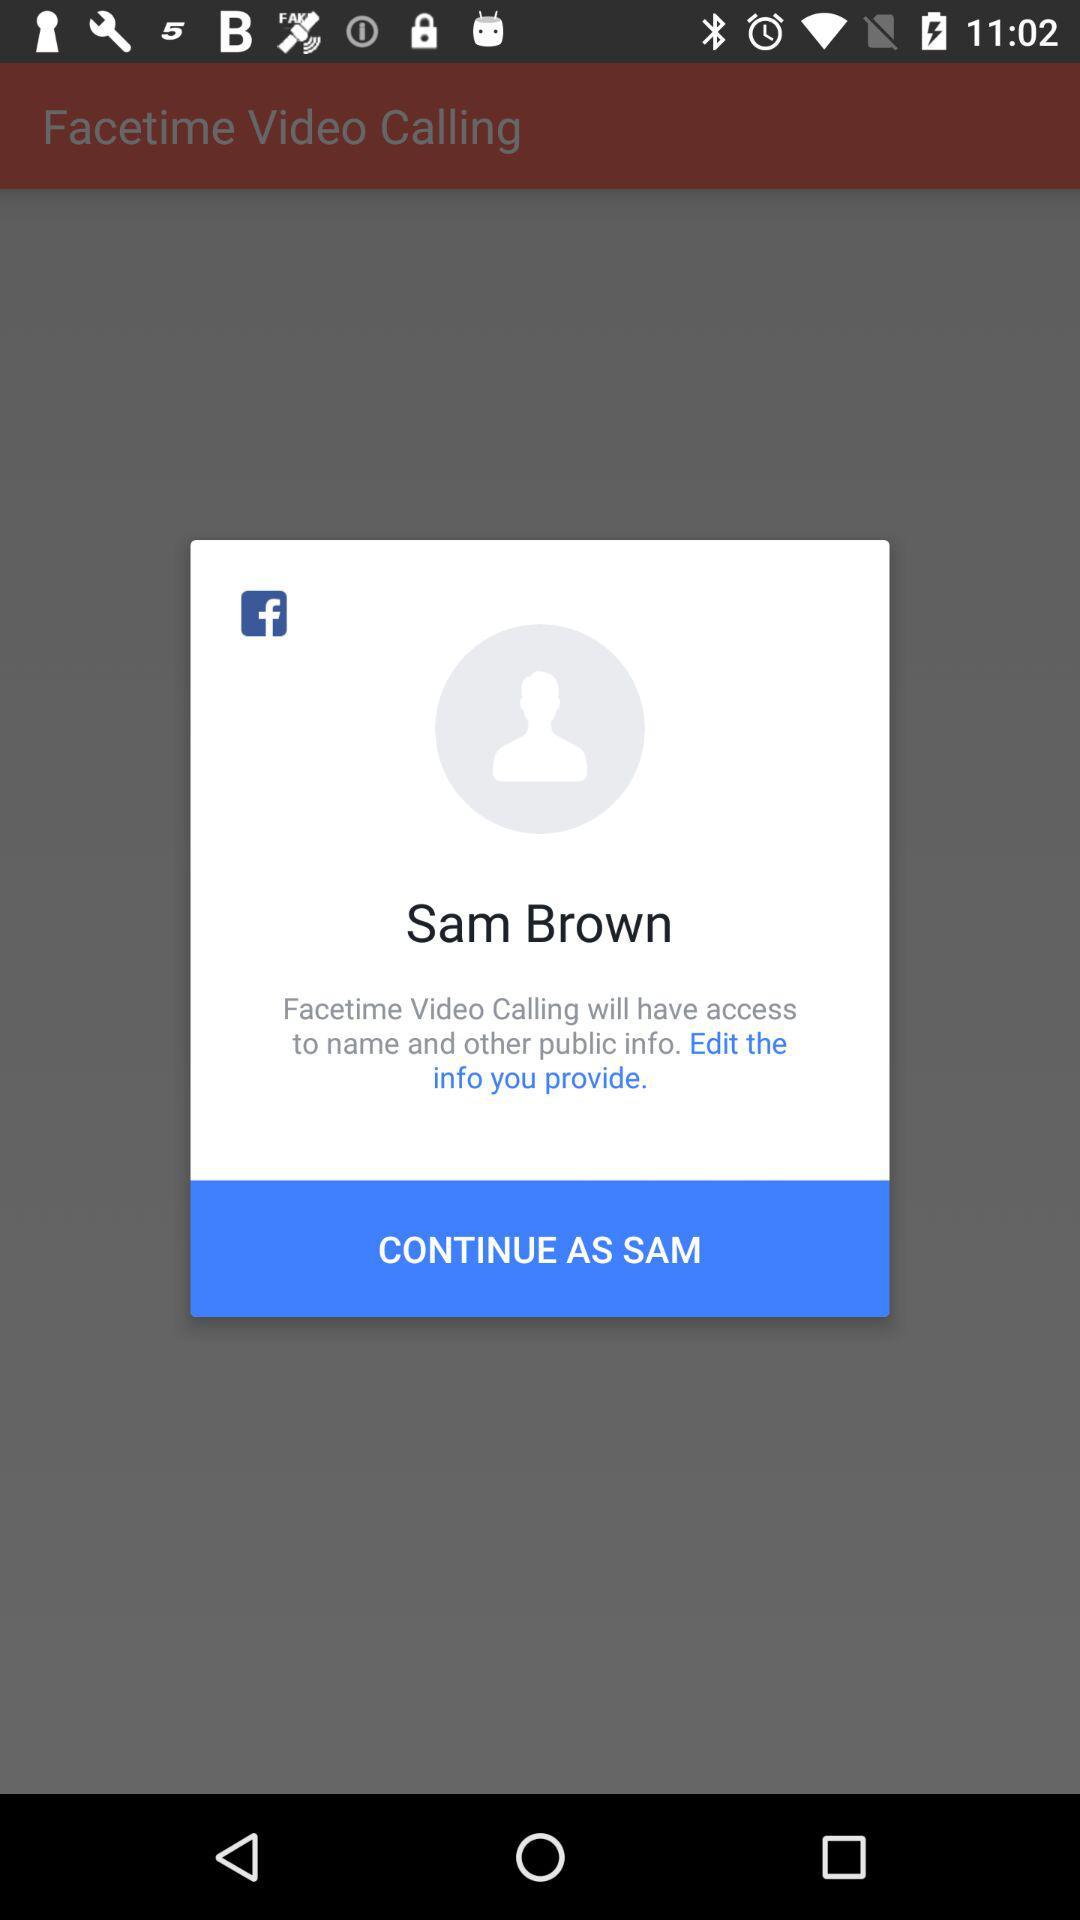 The height and width of the screenshot is (1920, 1080). I want to click on facetime video calling item, so click(540, 1041).